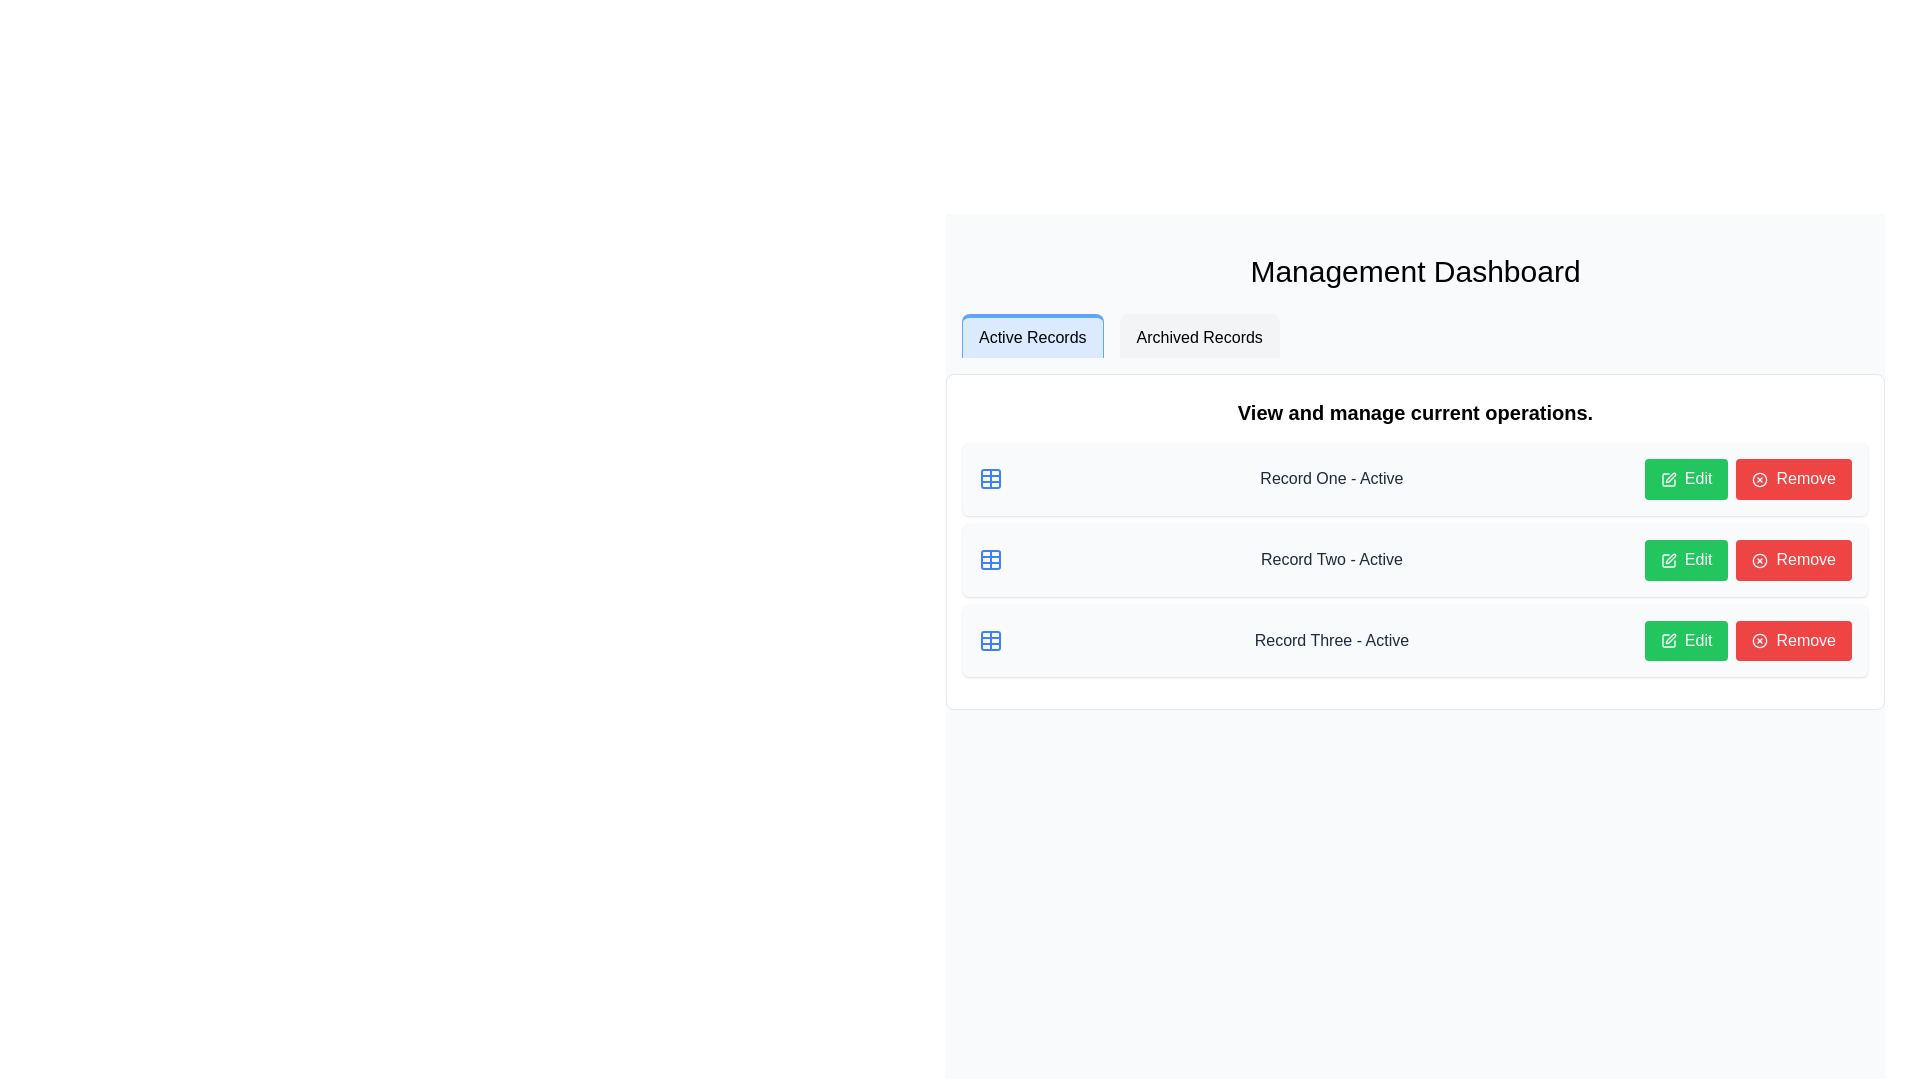 The height and width of the screenshot is (1080, 1920). What do you see at coordinates (1794, 640) in the screenshot?
I see `the red 'Remove' button with white text and a circular icon with a cross, located in the row labeled 'Record Three - Active' at the bottom of the list` at bounding box center [1794, 640].